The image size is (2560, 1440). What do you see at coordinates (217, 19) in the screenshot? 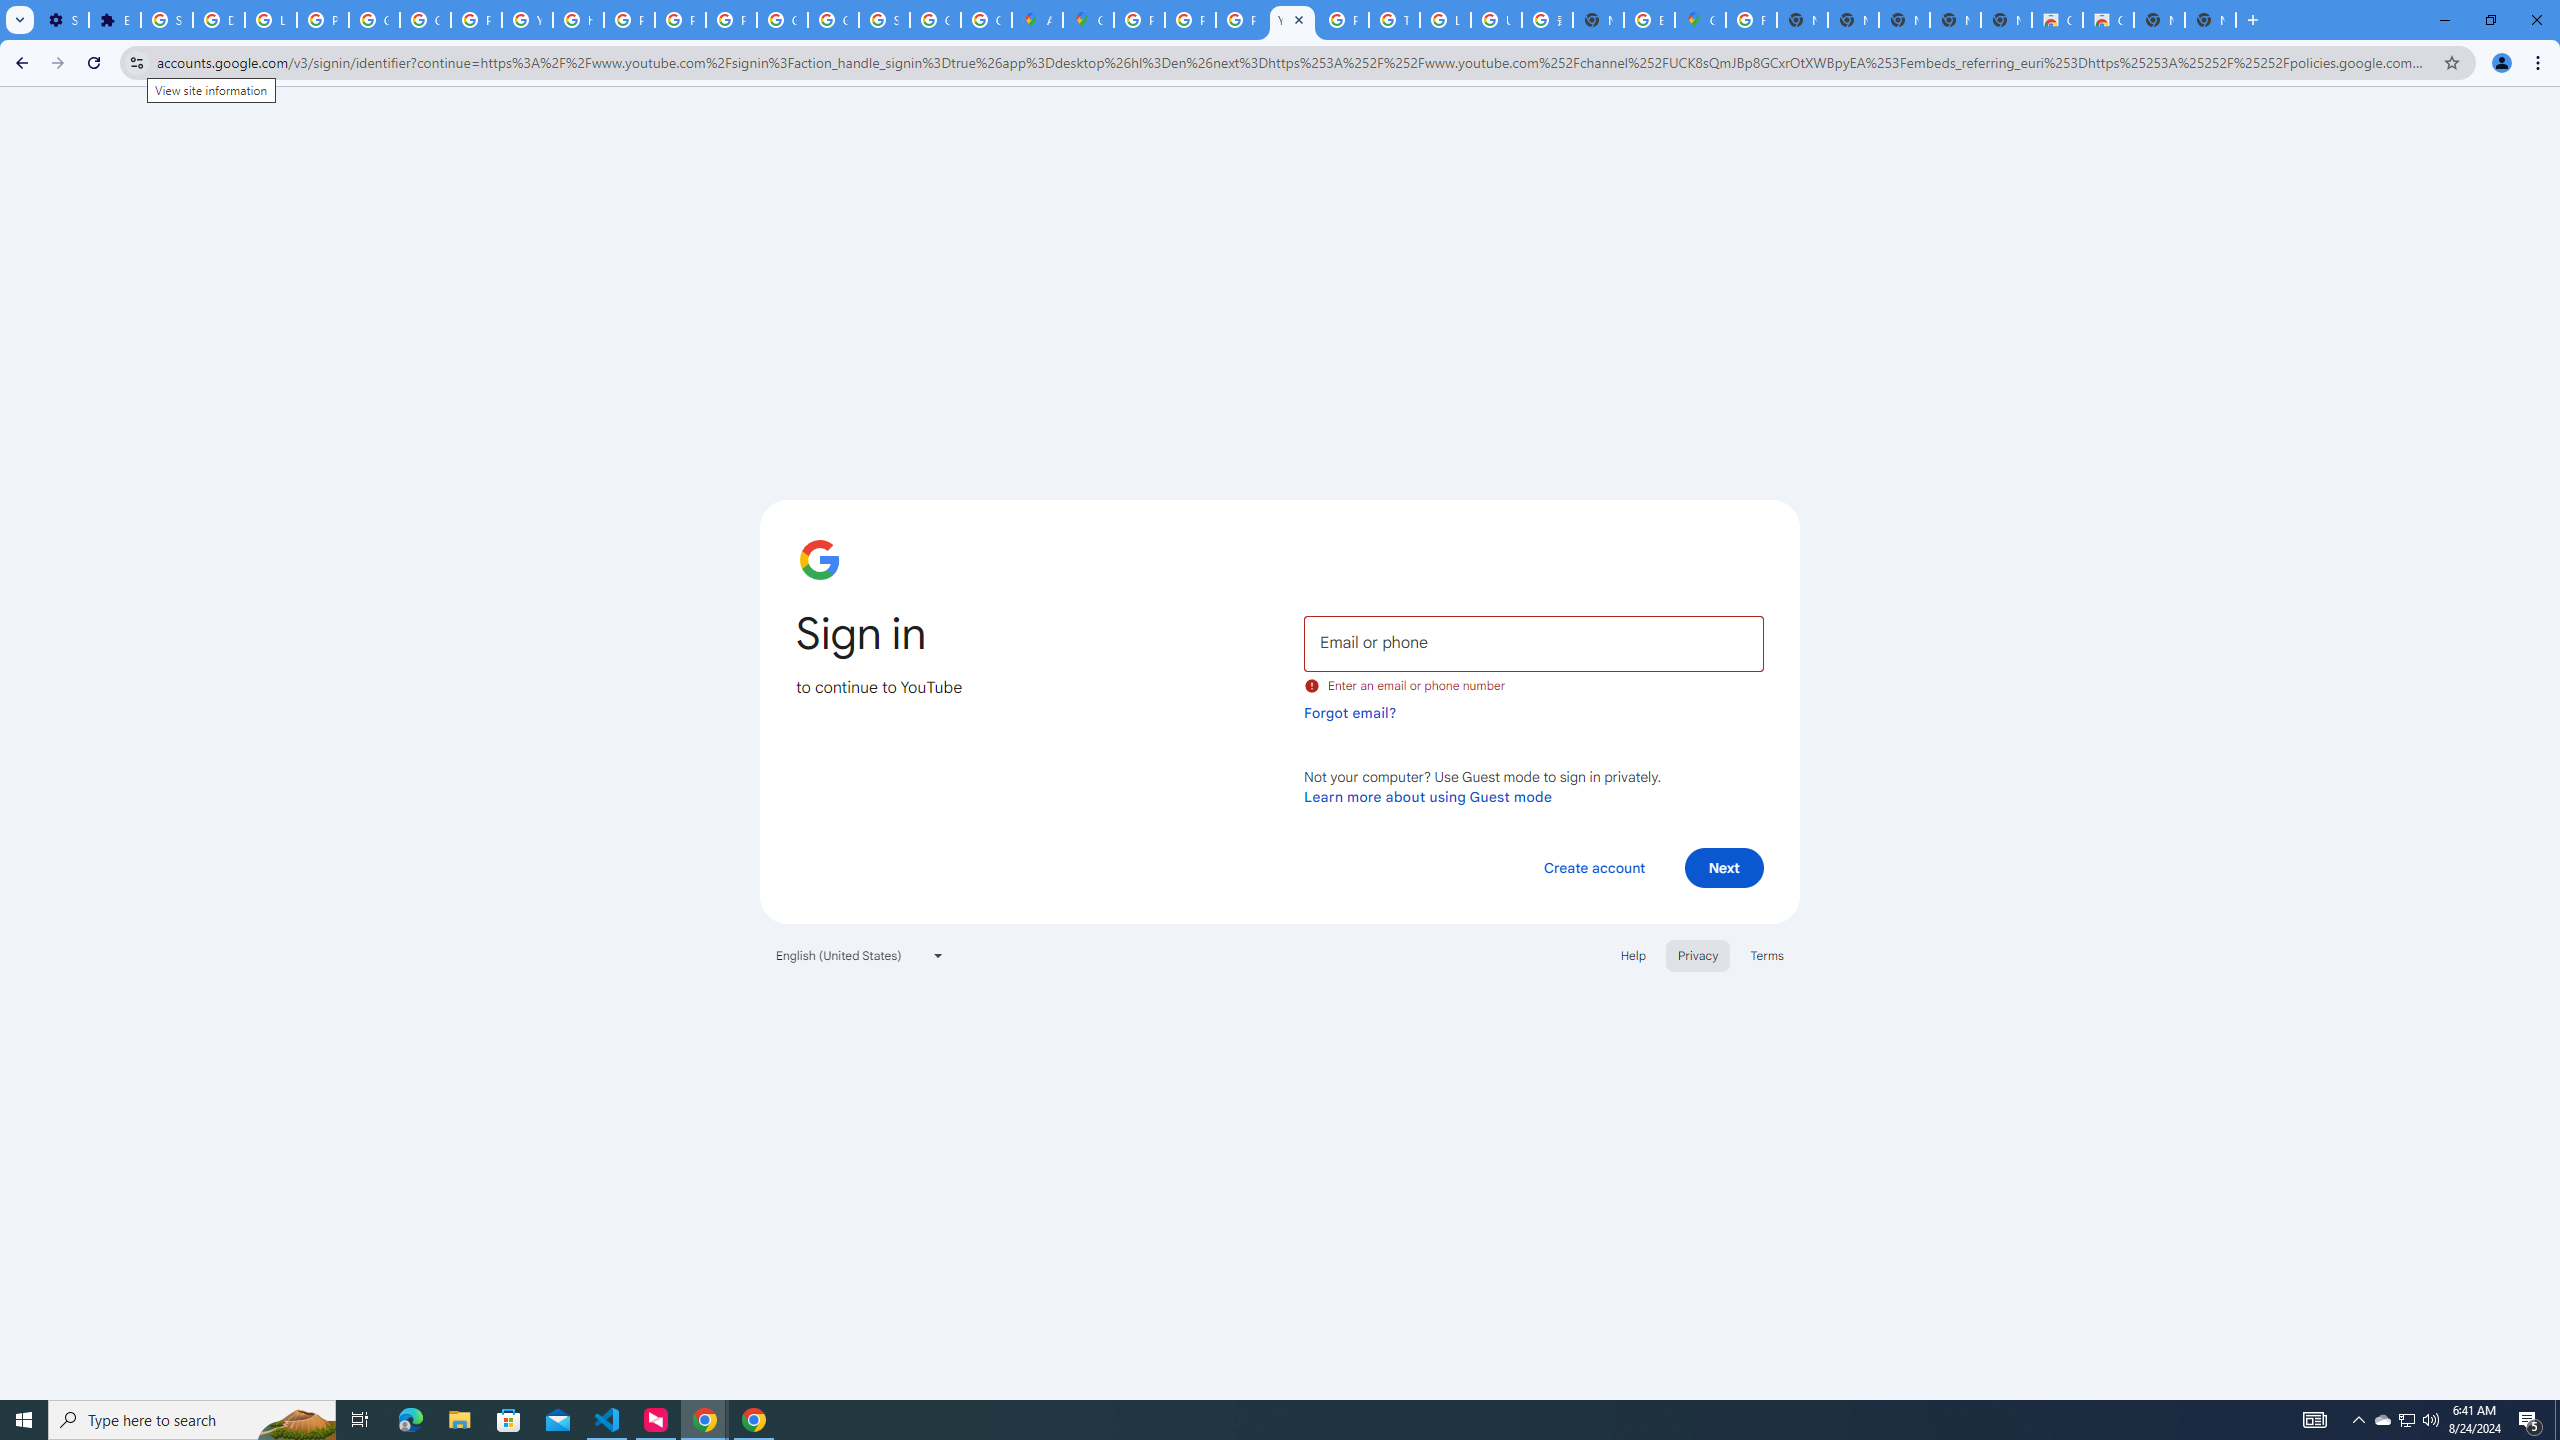
I see `'Delete photos & videos - Computer - Google Photos Help'` at bounding box center [217, 19].